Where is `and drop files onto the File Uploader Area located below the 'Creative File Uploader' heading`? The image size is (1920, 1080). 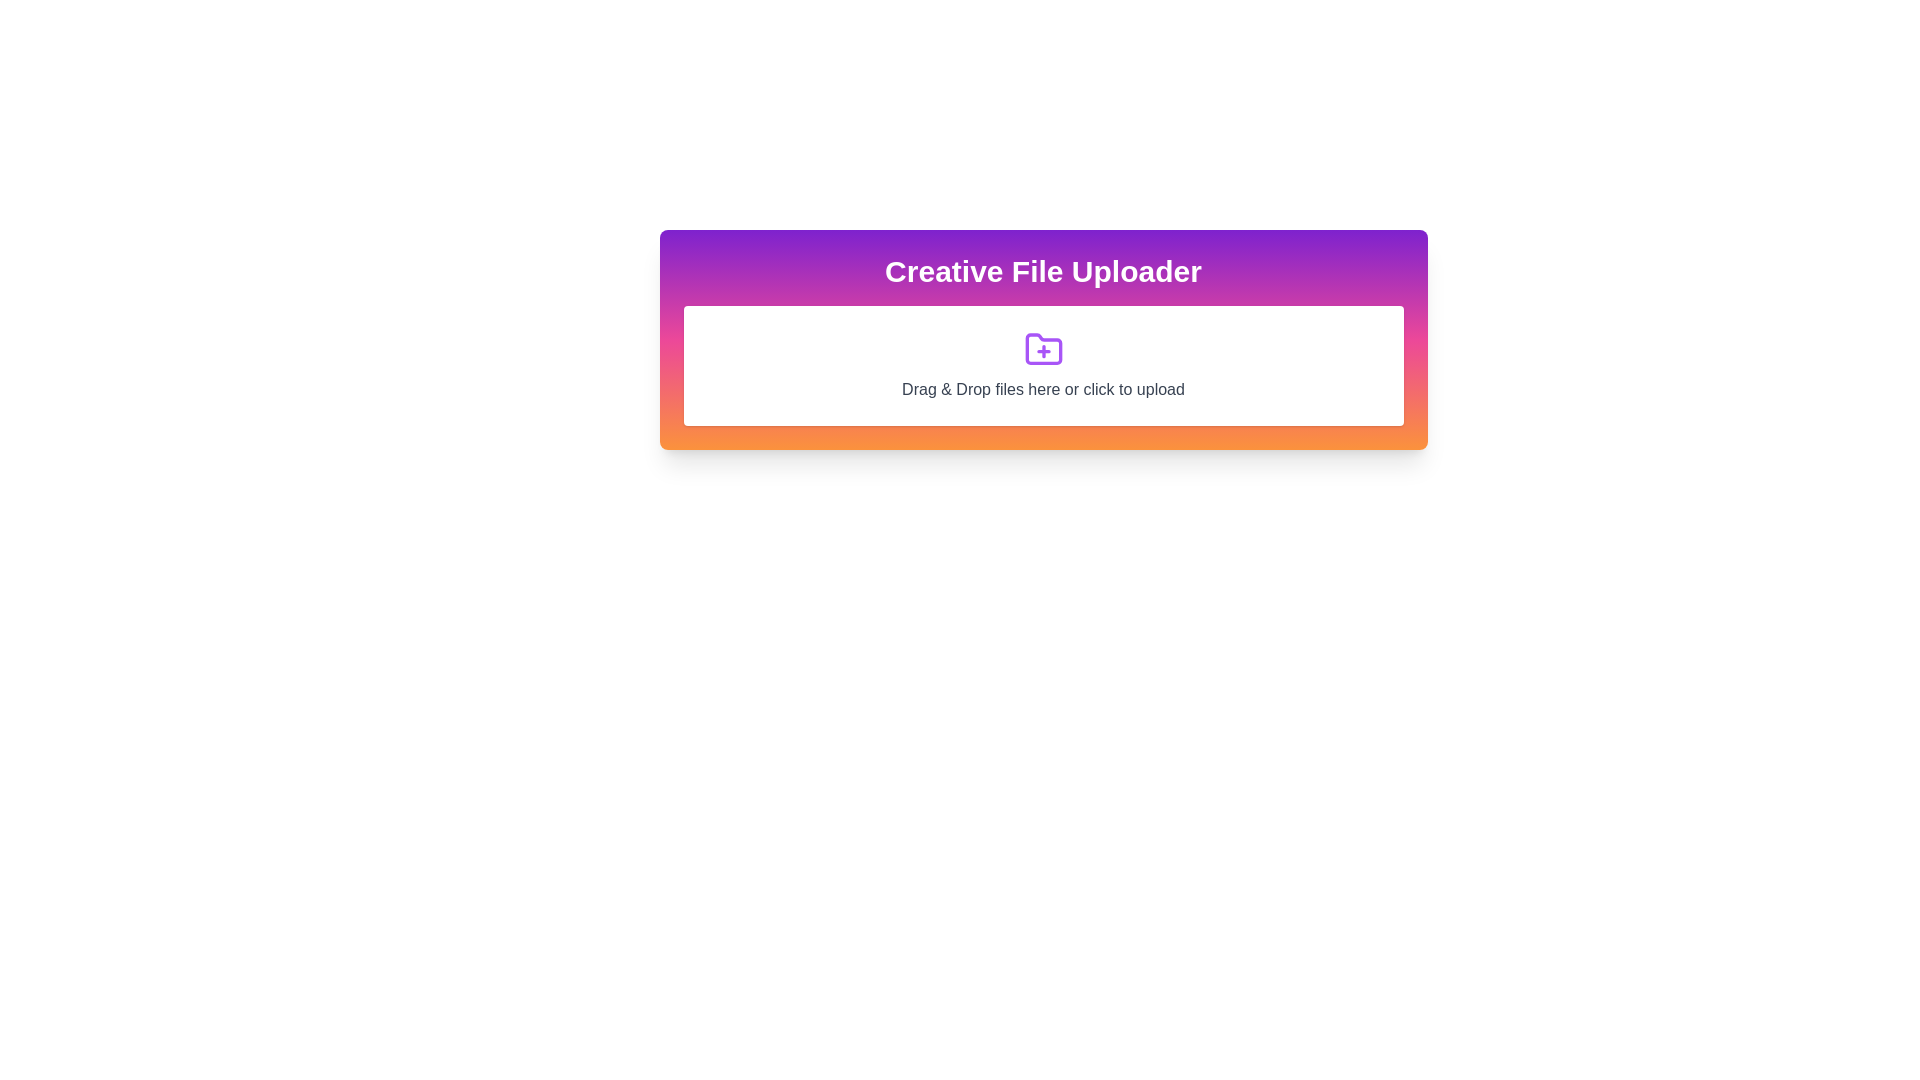
and drop files onto the File Uploader Area located below the 'Creative File Uploader' heading is located at coordinates (1042, 366).